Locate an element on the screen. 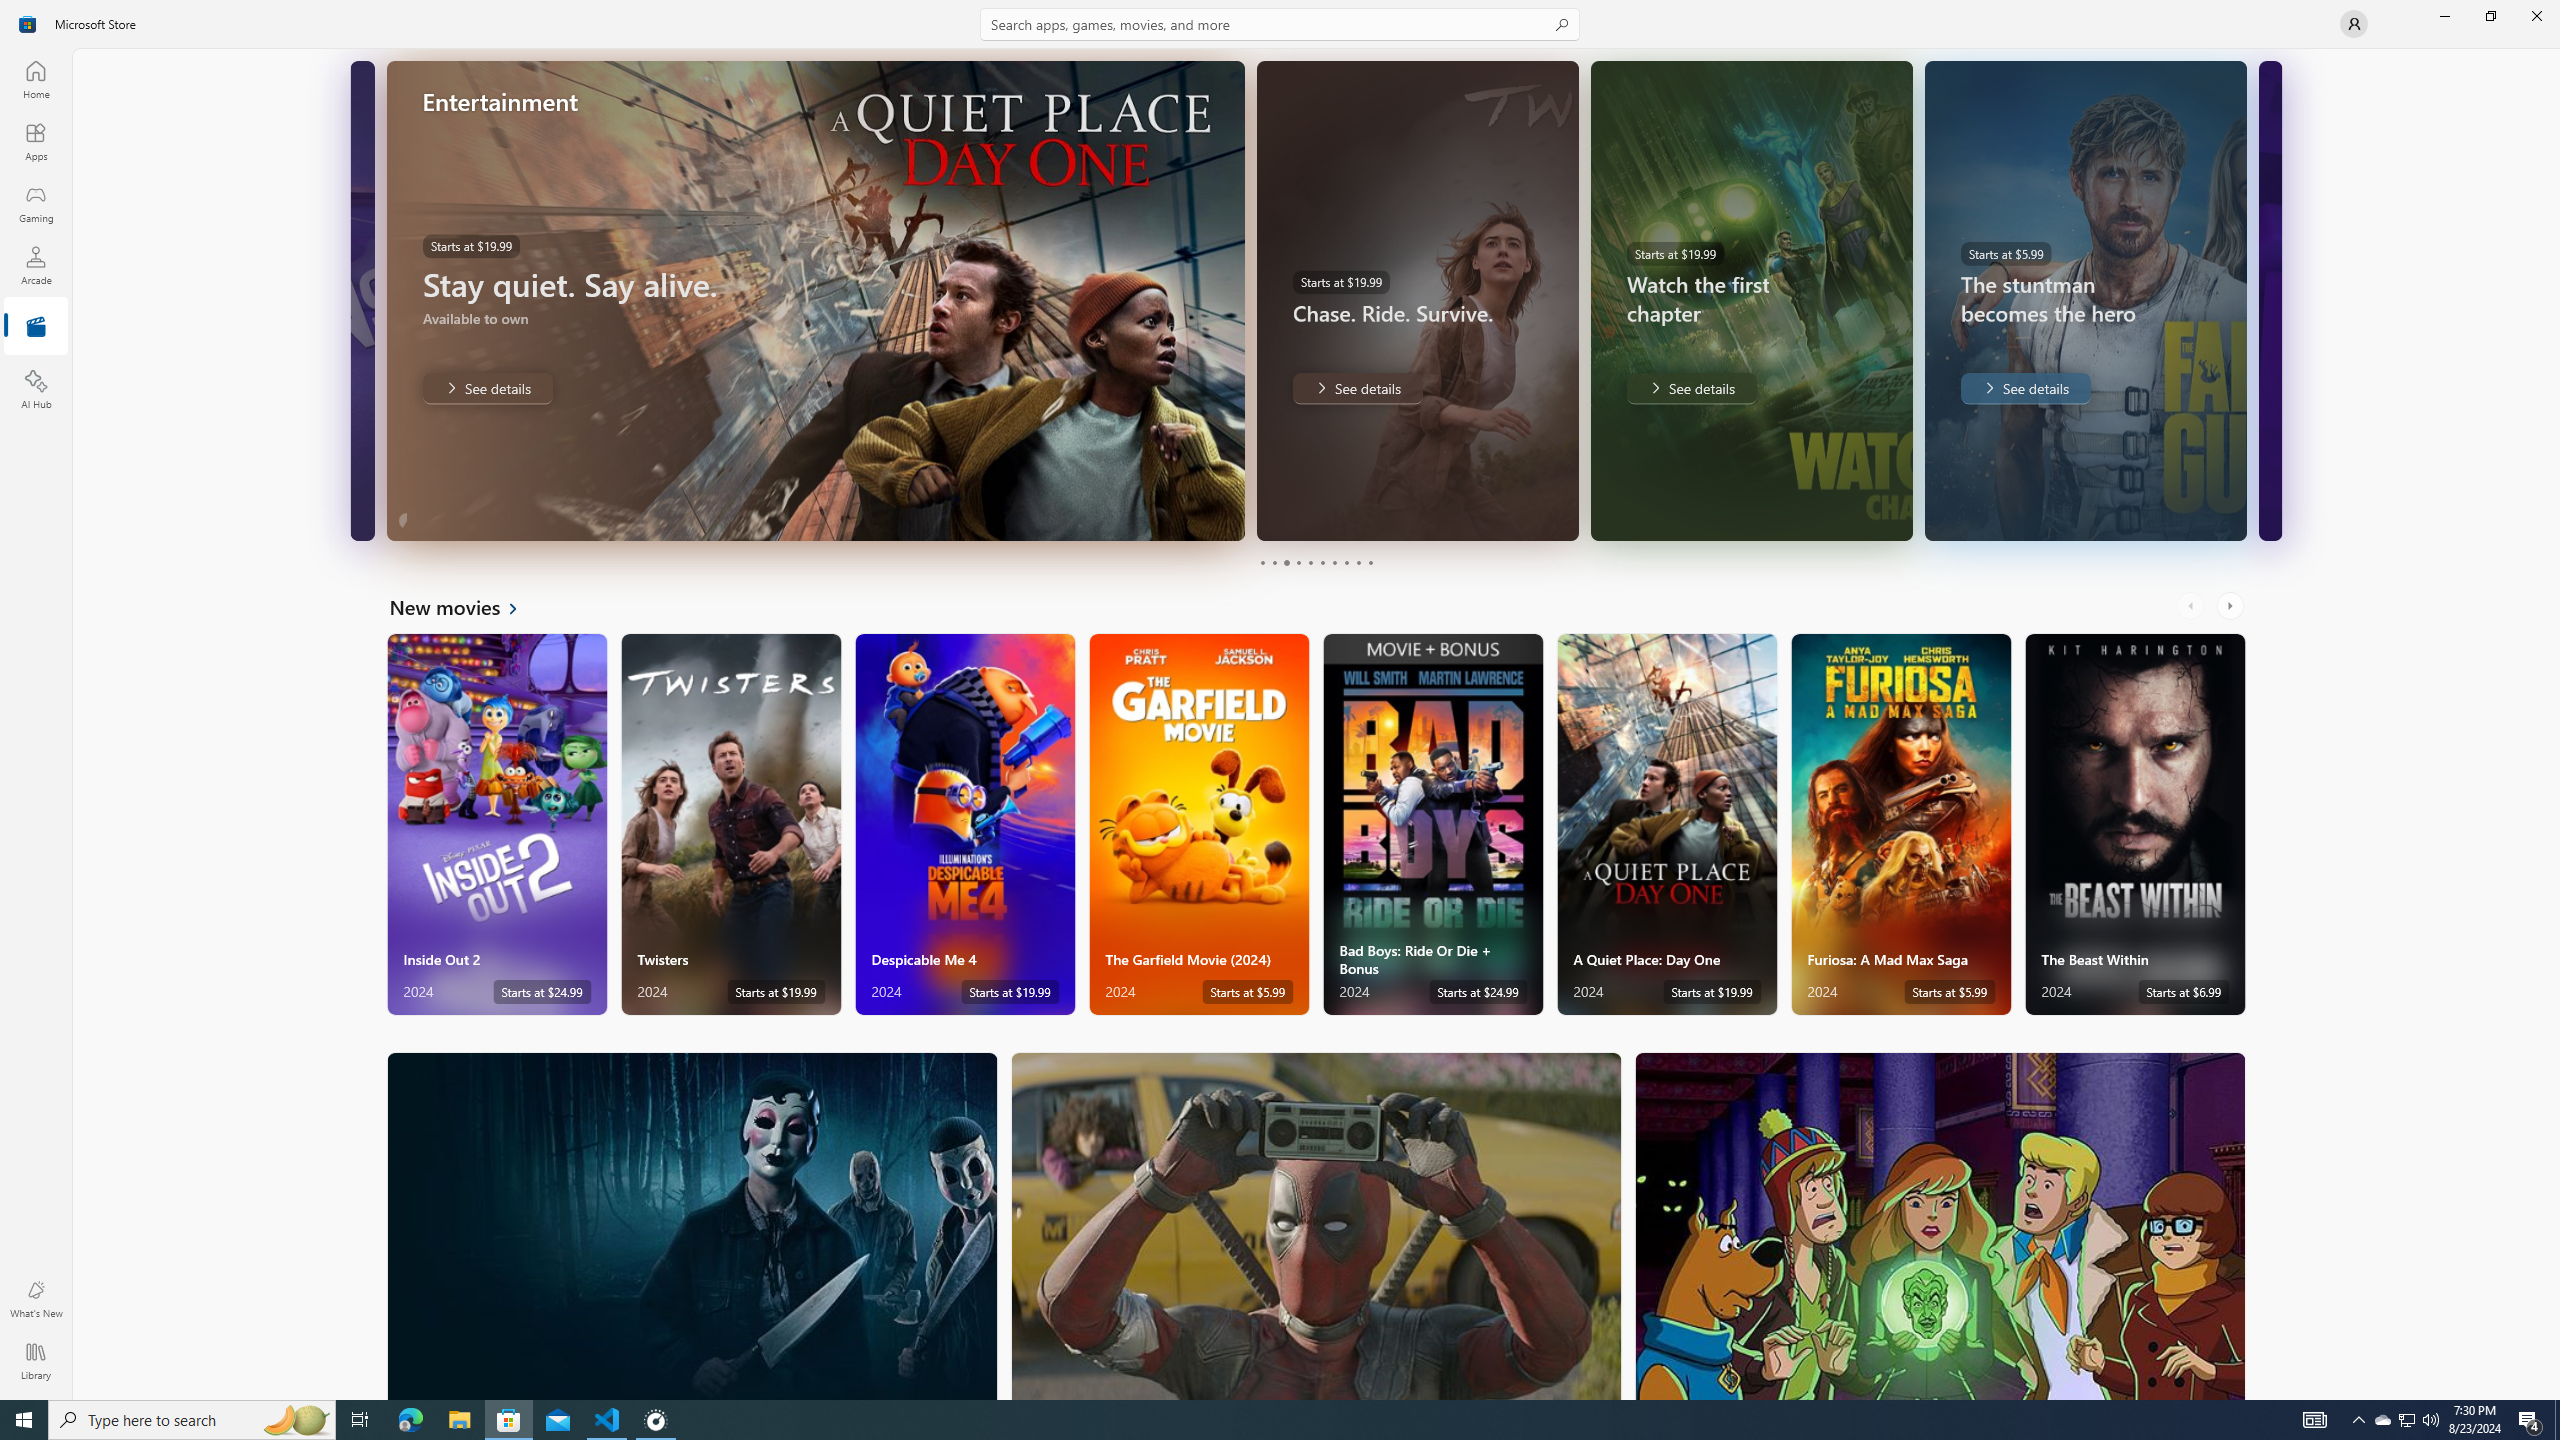  'Page 4' is located at coordinates (1296, 562).